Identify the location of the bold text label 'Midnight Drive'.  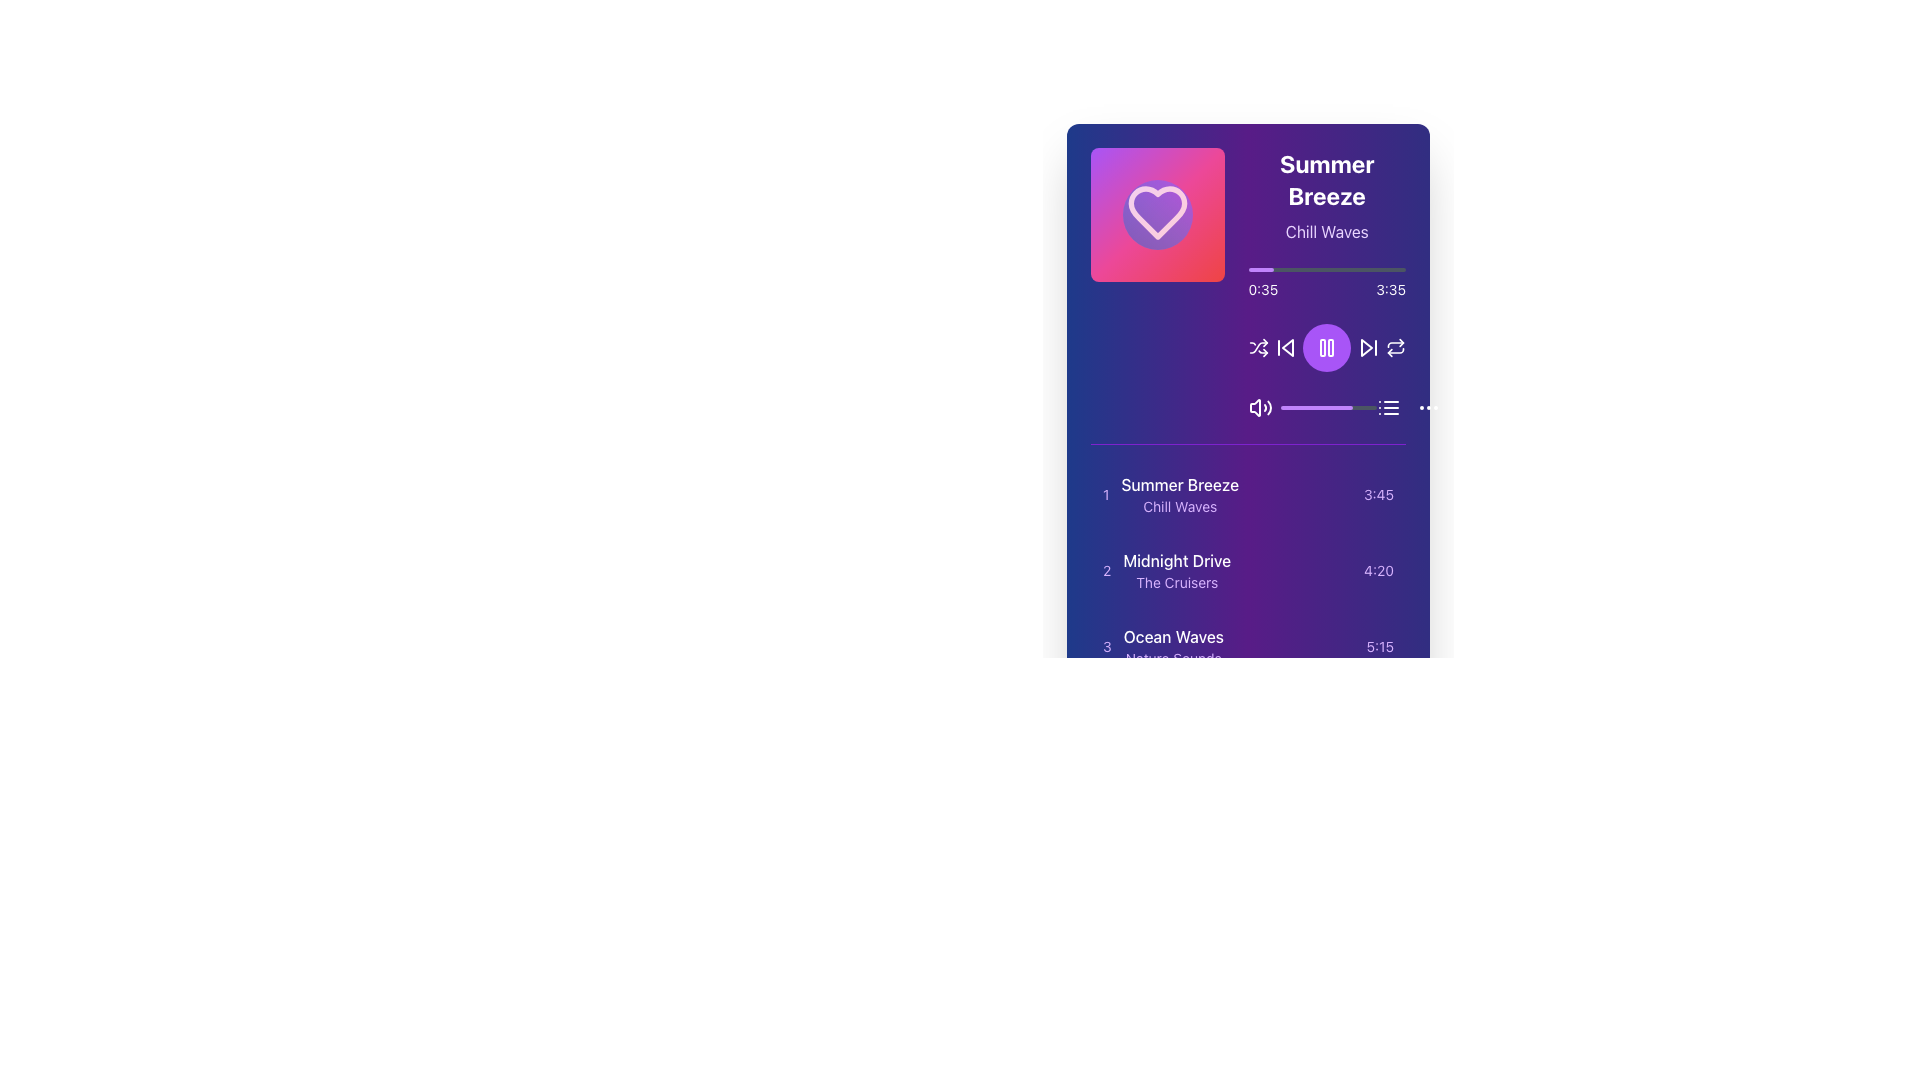
(1177, 560).